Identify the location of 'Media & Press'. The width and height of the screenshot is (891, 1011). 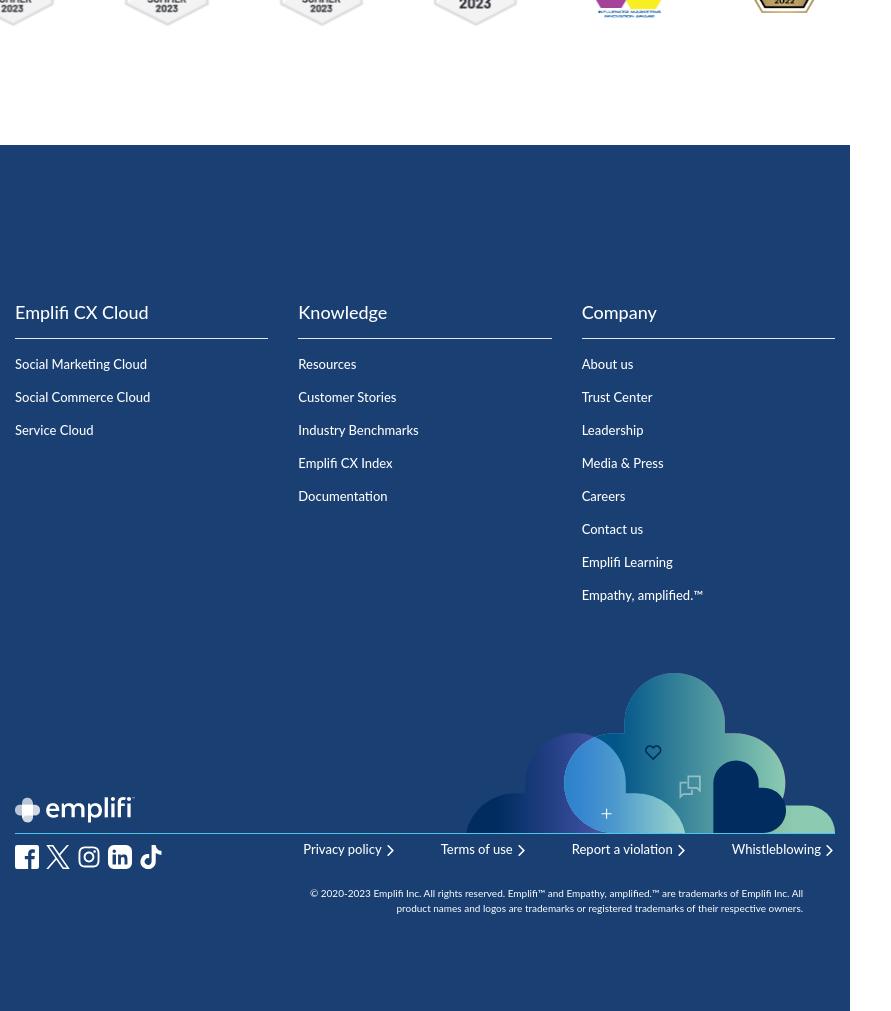
(622, 462).